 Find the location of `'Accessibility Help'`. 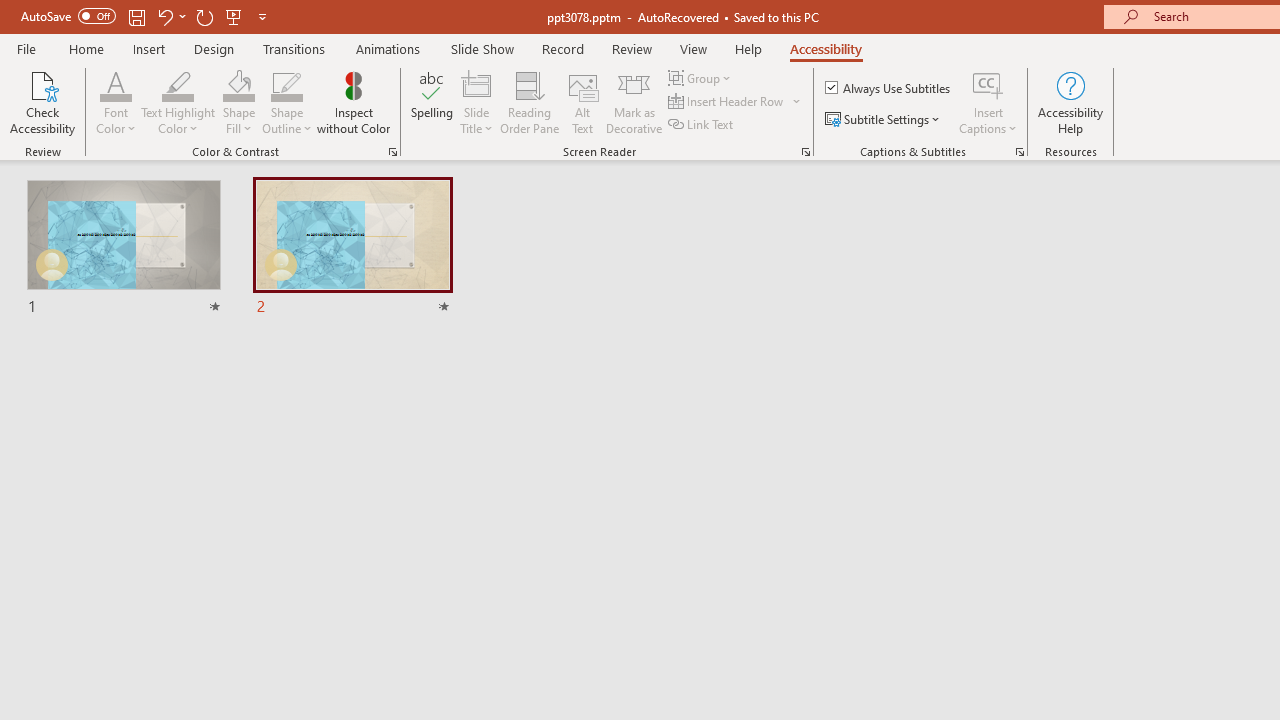

'Accessibility Help' is located at coordinates (1069, 103).